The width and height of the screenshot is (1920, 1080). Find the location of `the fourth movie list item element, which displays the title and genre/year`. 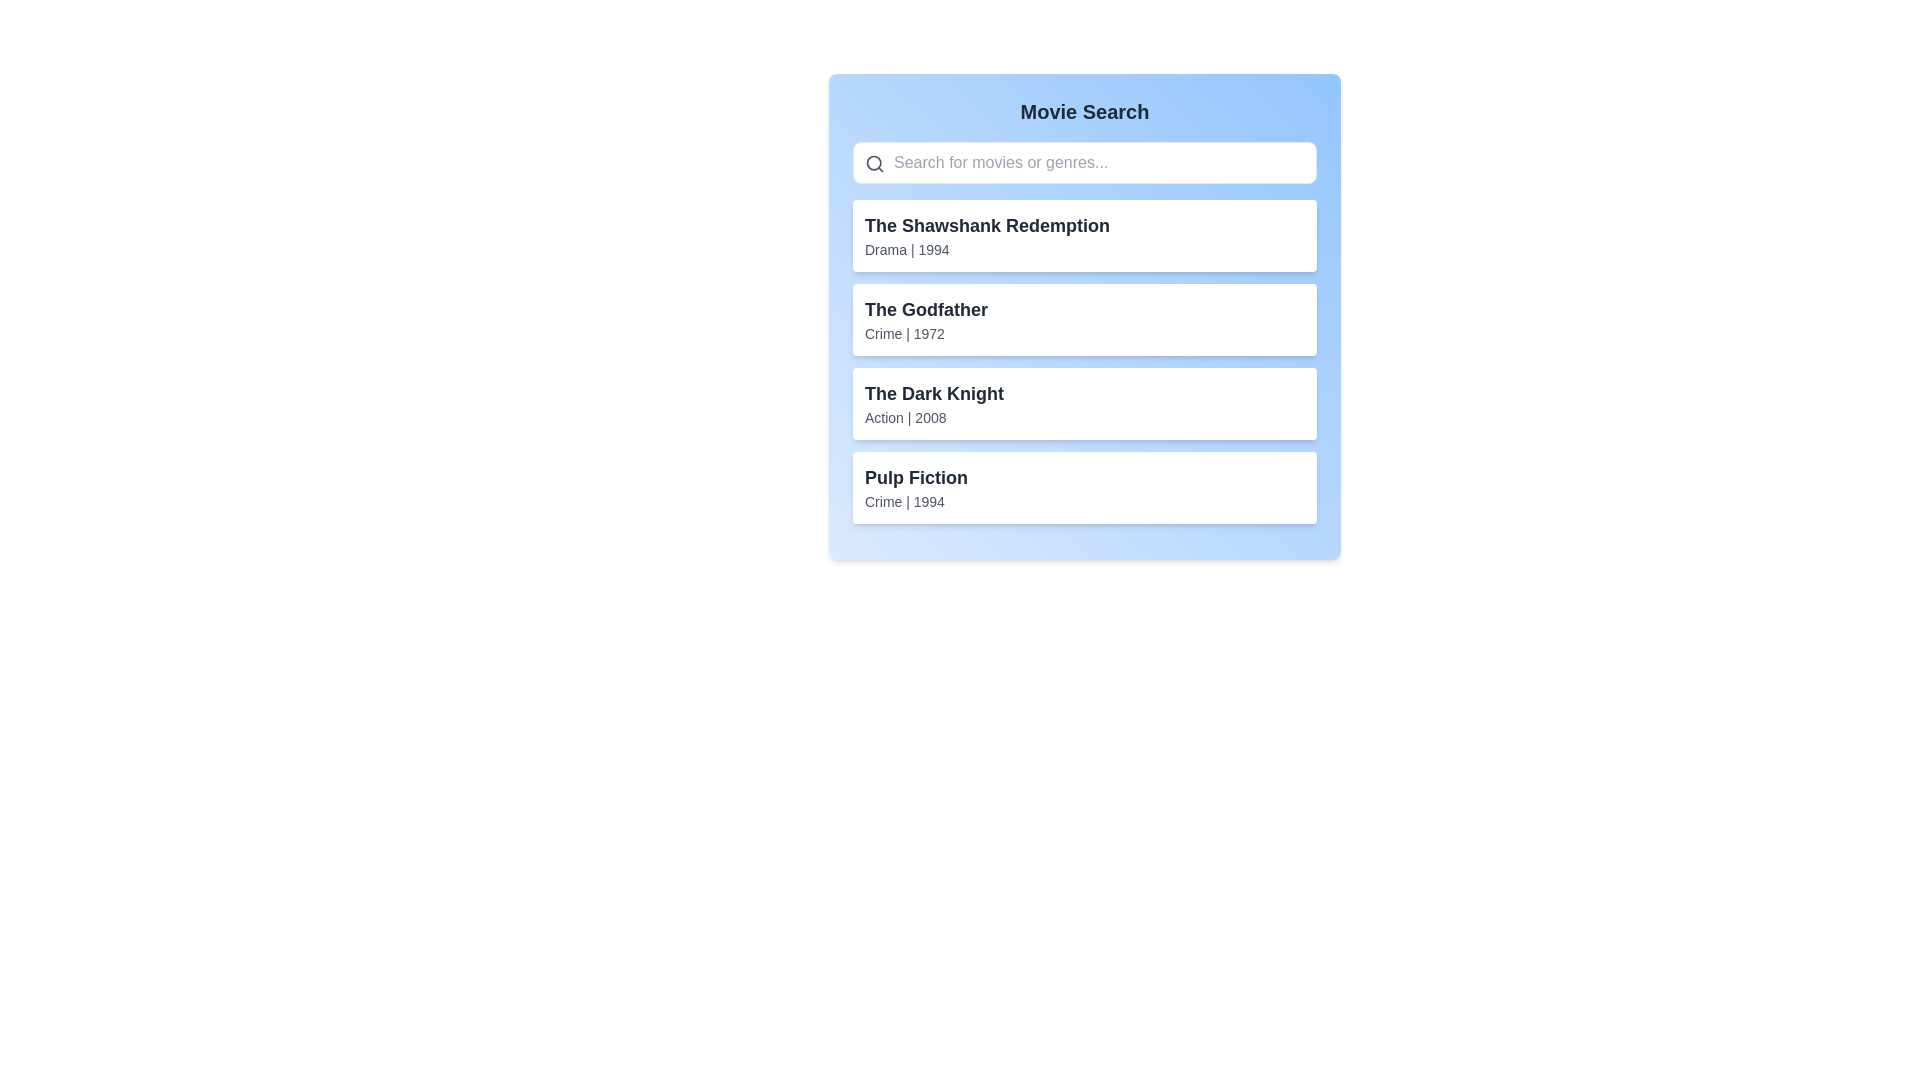

the fourth movie list item element, which displays the title and genre/year is located at coordinates (1083, 488).